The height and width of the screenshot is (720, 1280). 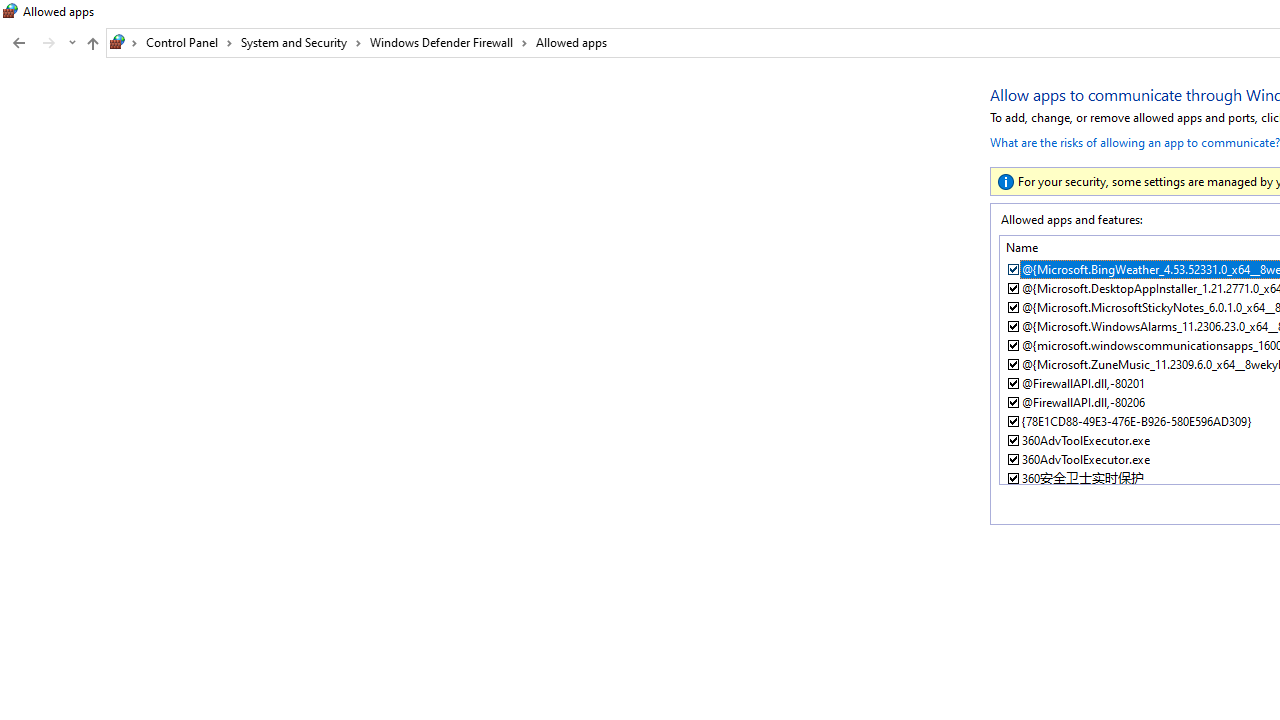 What do you see at coordinates (19, 43) in the screenshot?
I see `'Back to Windows Defender Firewall (Alt + Left Arrow)'` at bounding box center [19, 43].